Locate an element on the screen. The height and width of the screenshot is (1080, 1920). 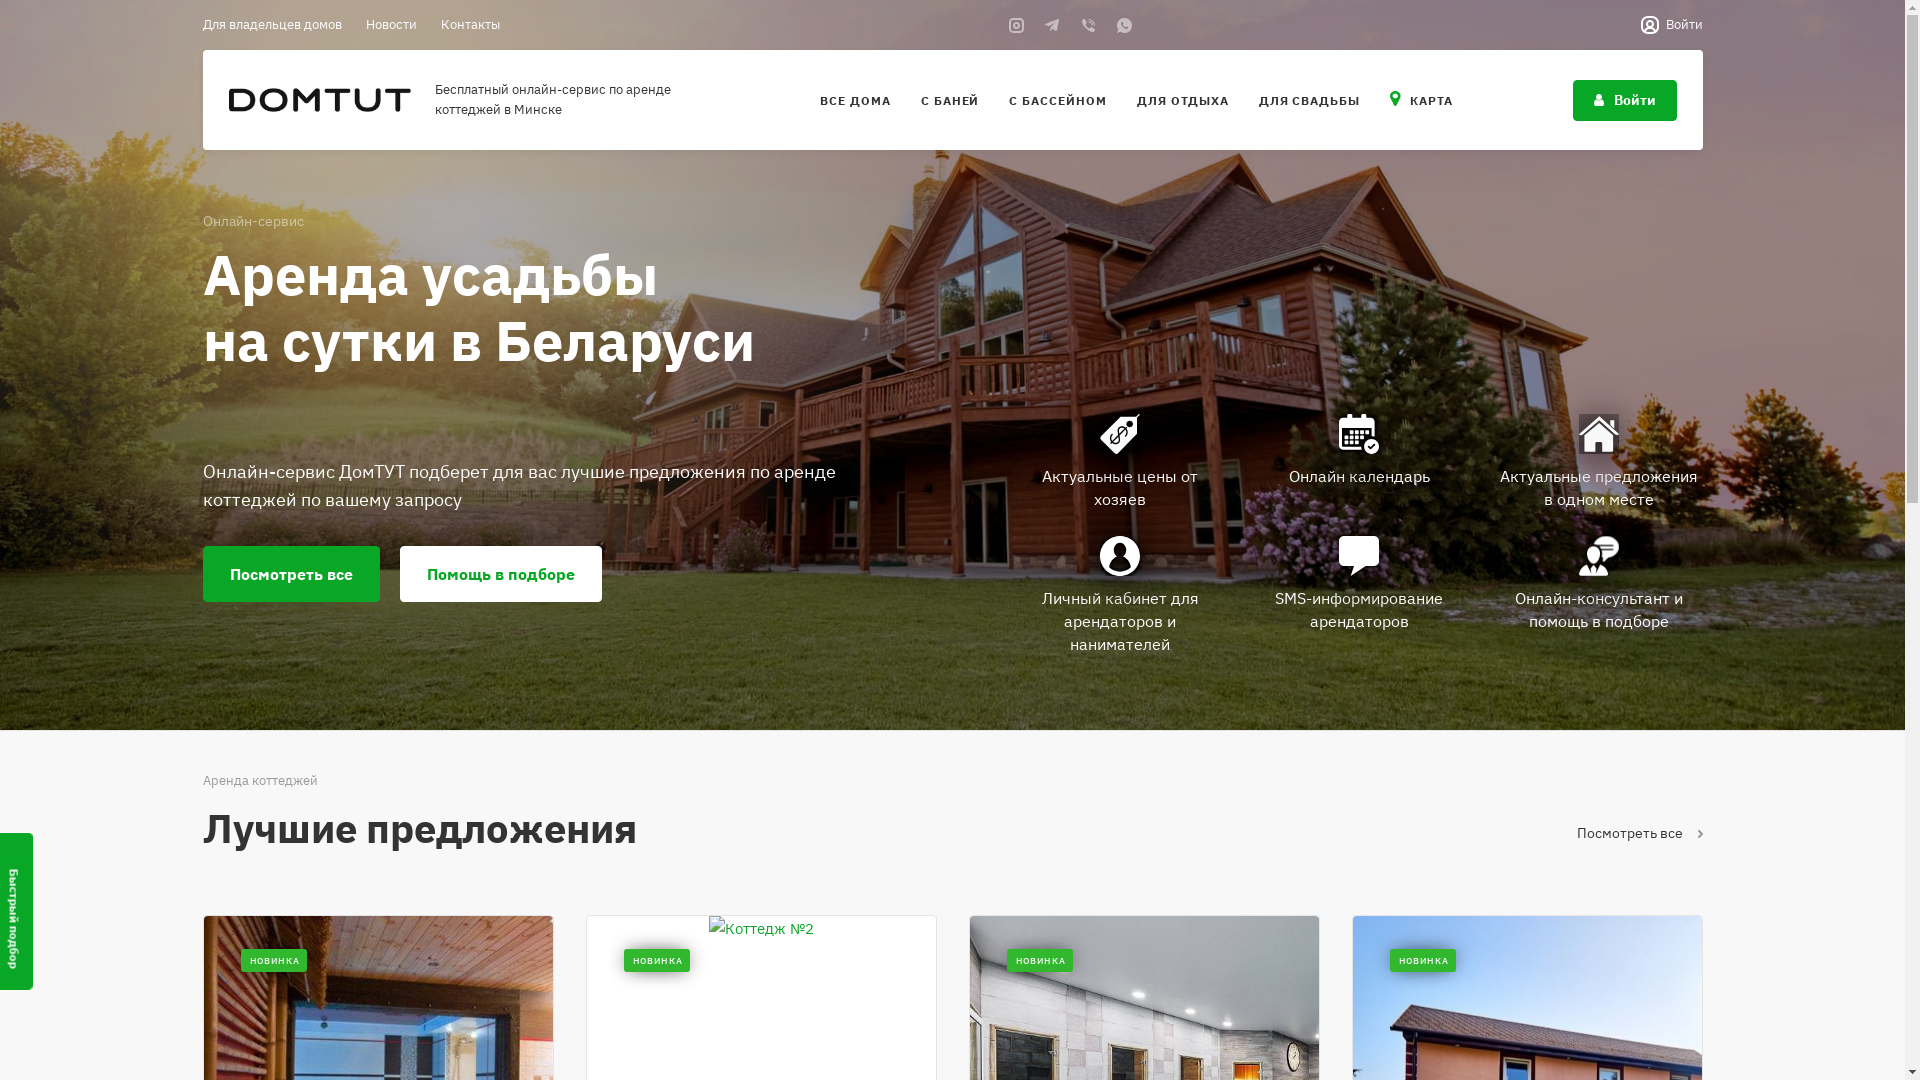
'Instagram' is located at coordinates (1016, 24).